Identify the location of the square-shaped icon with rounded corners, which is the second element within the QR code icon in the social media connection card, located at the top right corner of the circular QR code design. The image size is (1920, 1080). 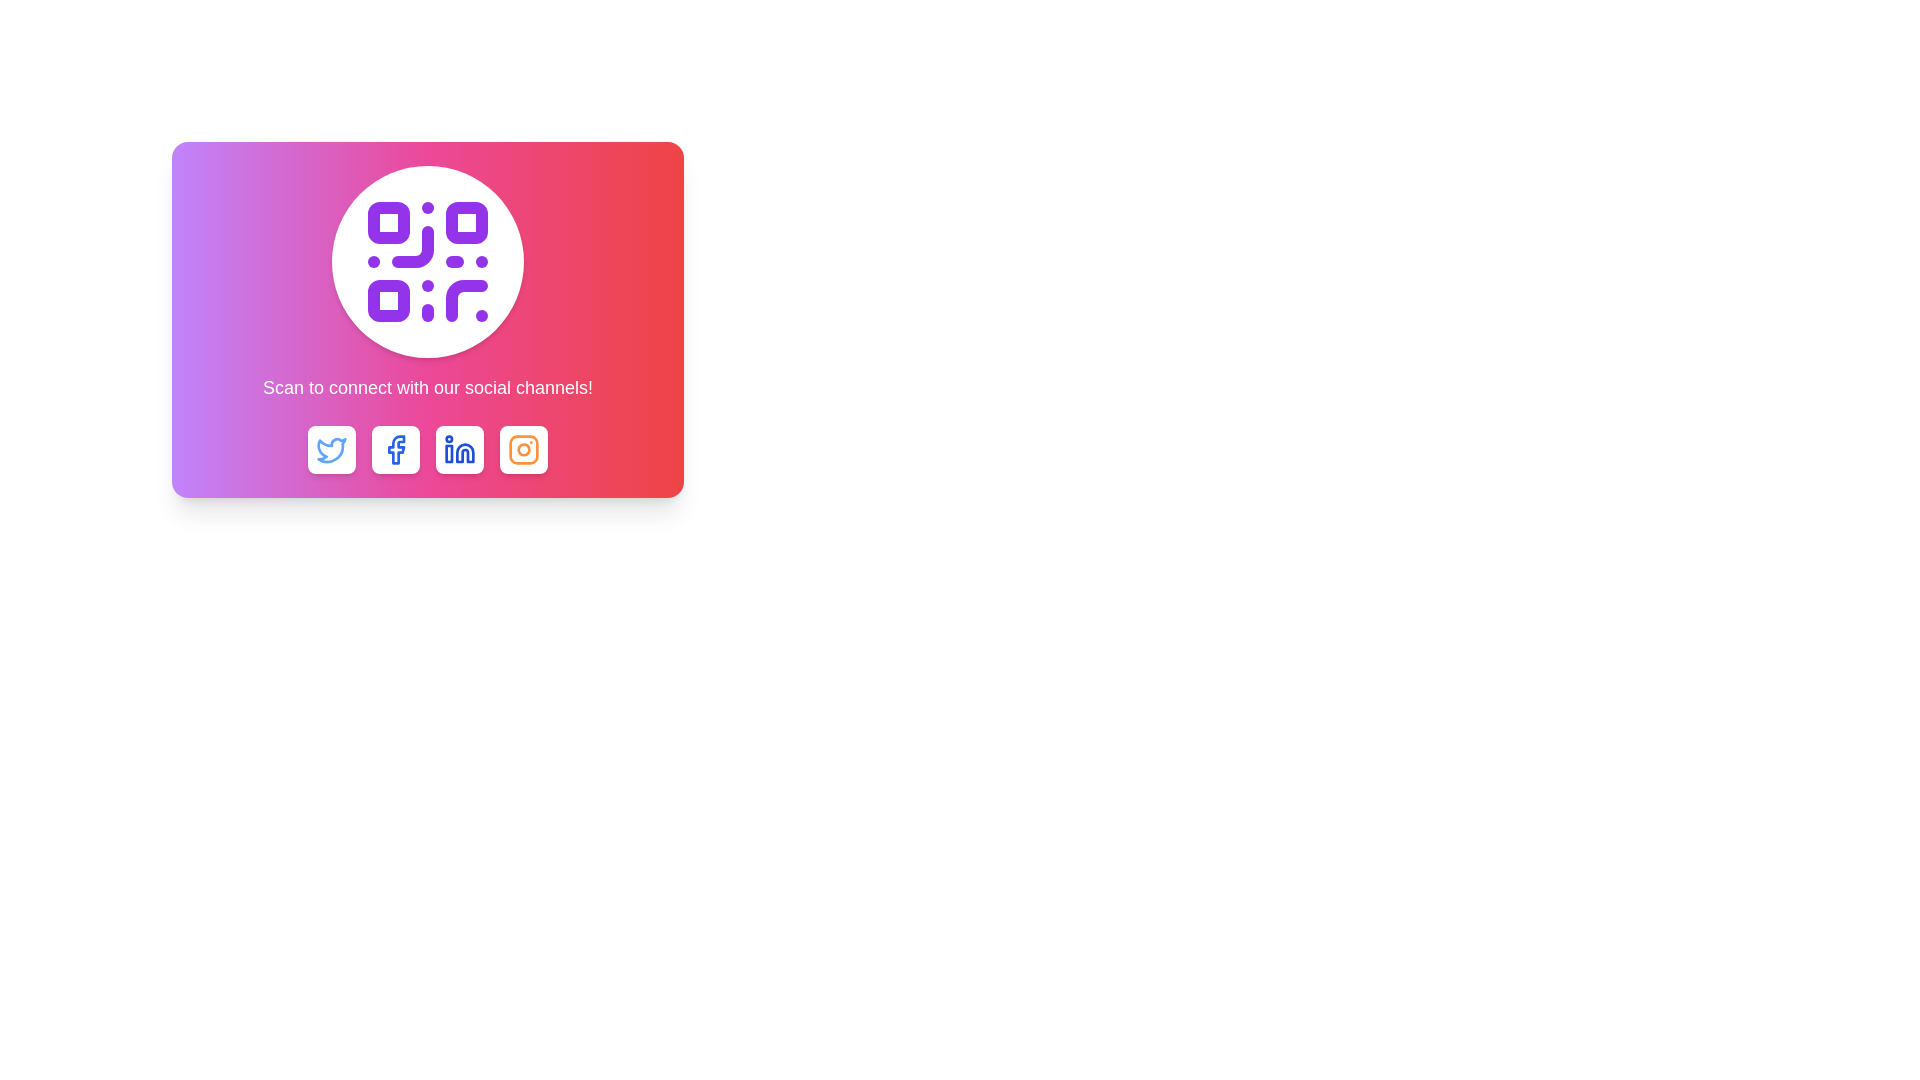
(465, 223).